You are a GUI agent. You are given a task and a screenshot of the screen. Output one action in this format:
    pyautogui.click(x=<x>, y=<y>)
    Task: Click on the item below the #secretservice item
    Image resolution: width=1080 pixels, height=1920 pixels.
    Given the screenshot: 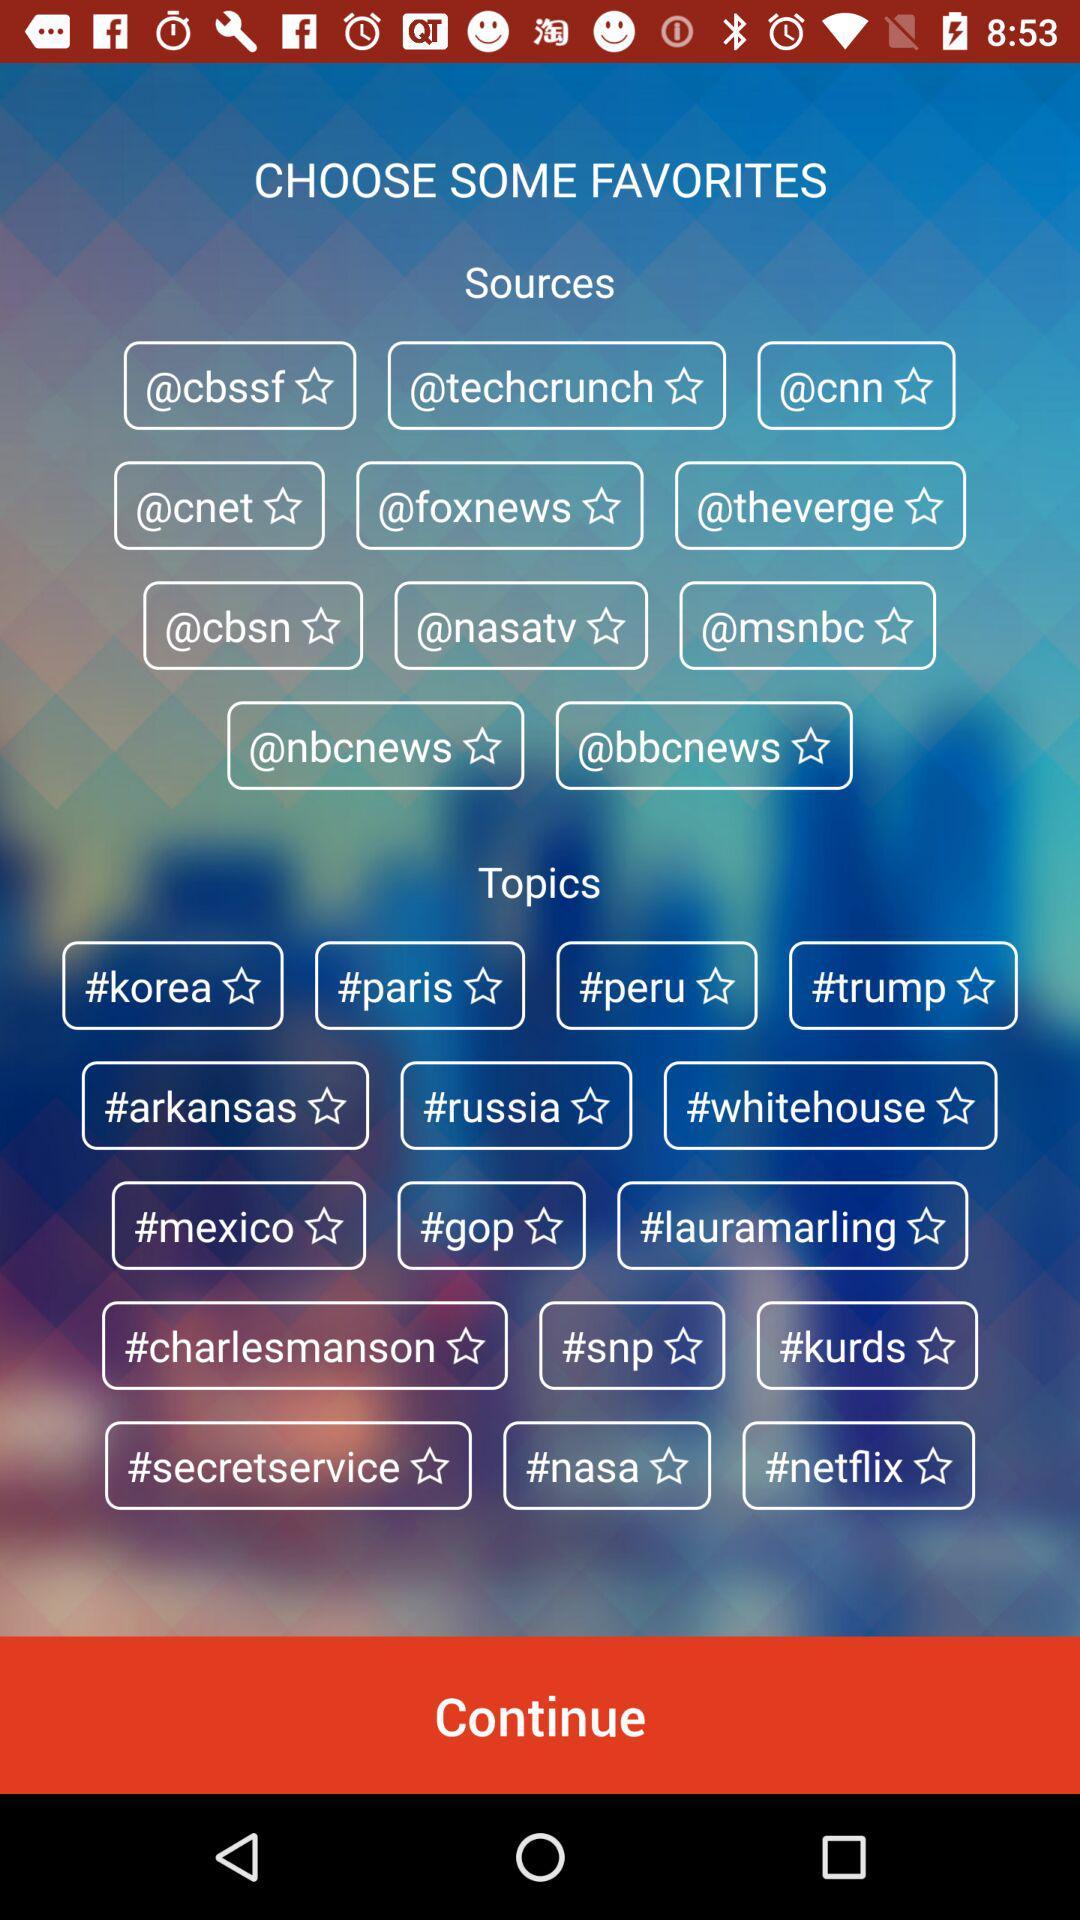 What is the action you would take?
    pyautogui.click(x=540, y=1714)
    